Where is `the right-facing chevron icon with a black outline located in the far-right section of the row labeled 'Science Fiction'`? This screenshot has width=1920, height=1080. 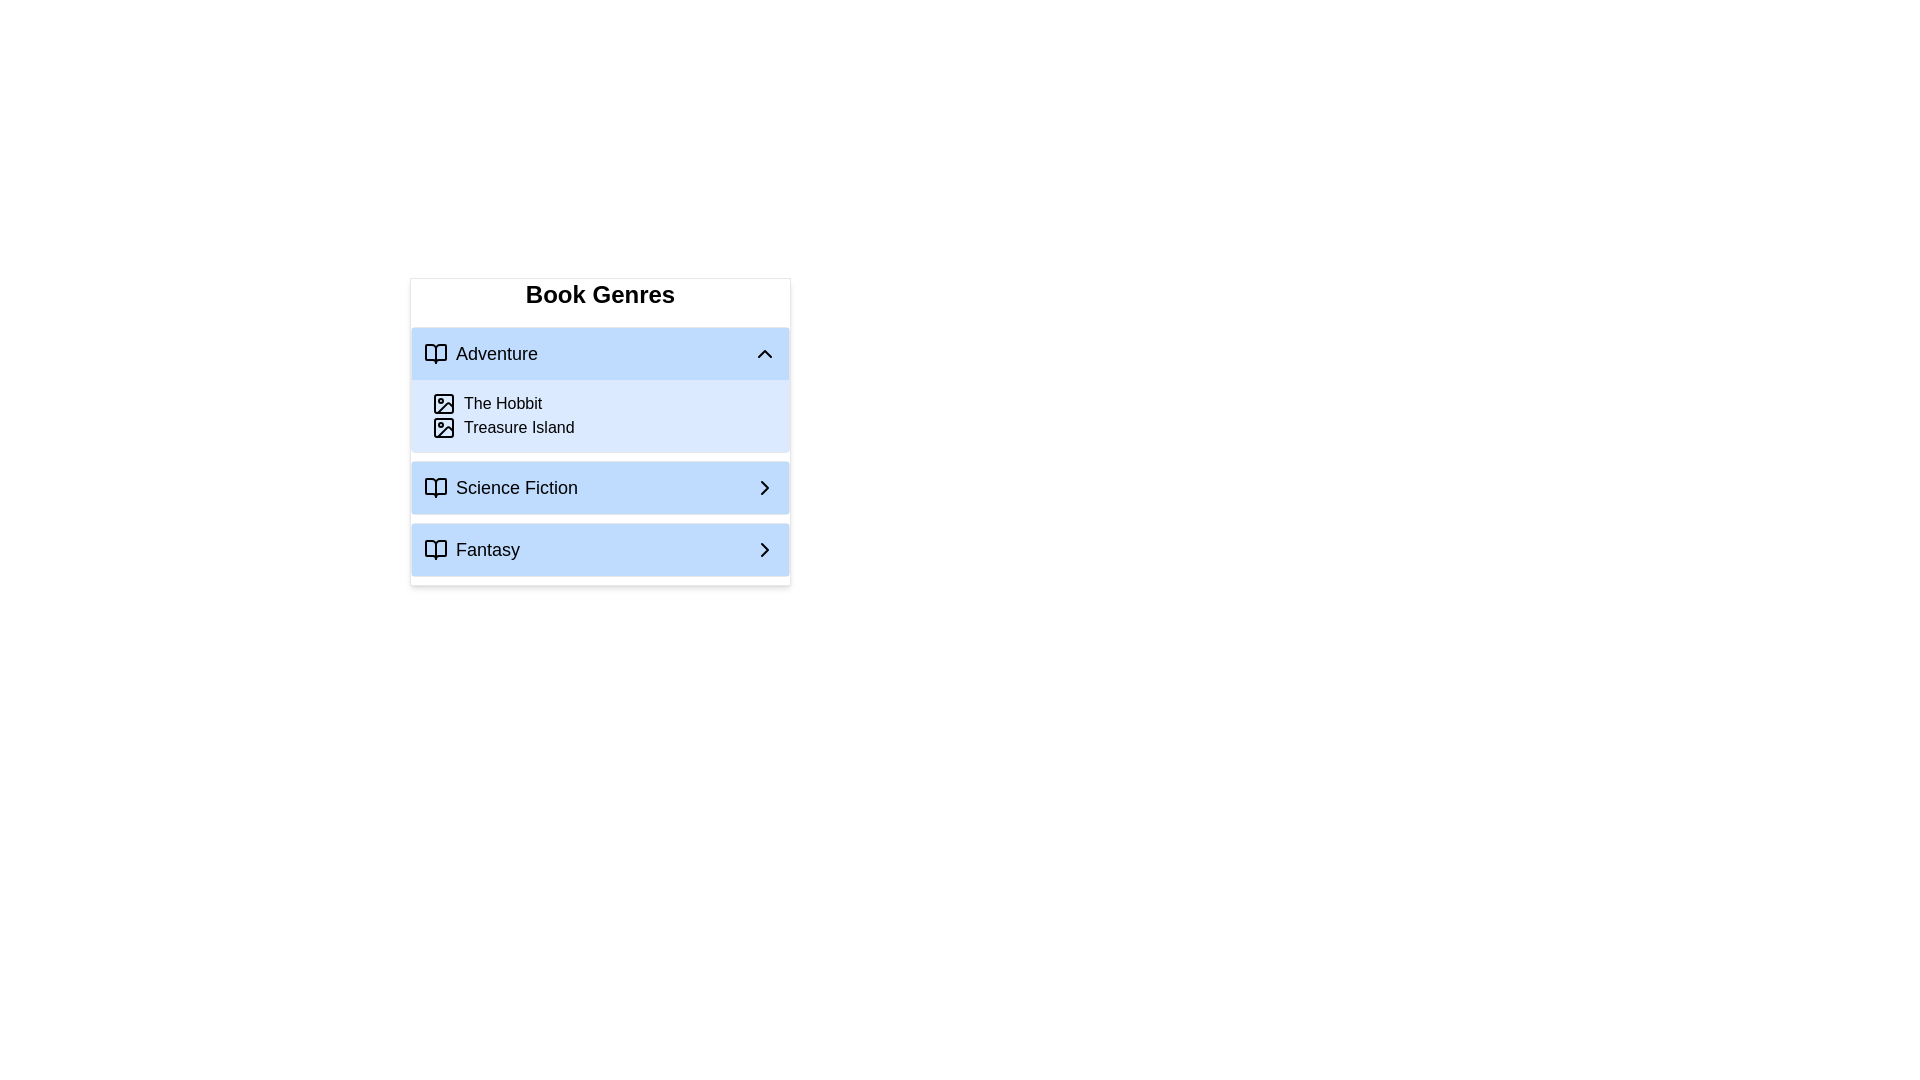
the right-facing chevron icon with a black outline located in the far-right section of the row labeled 'Science Fiction' is located at coordinates (763, 488).